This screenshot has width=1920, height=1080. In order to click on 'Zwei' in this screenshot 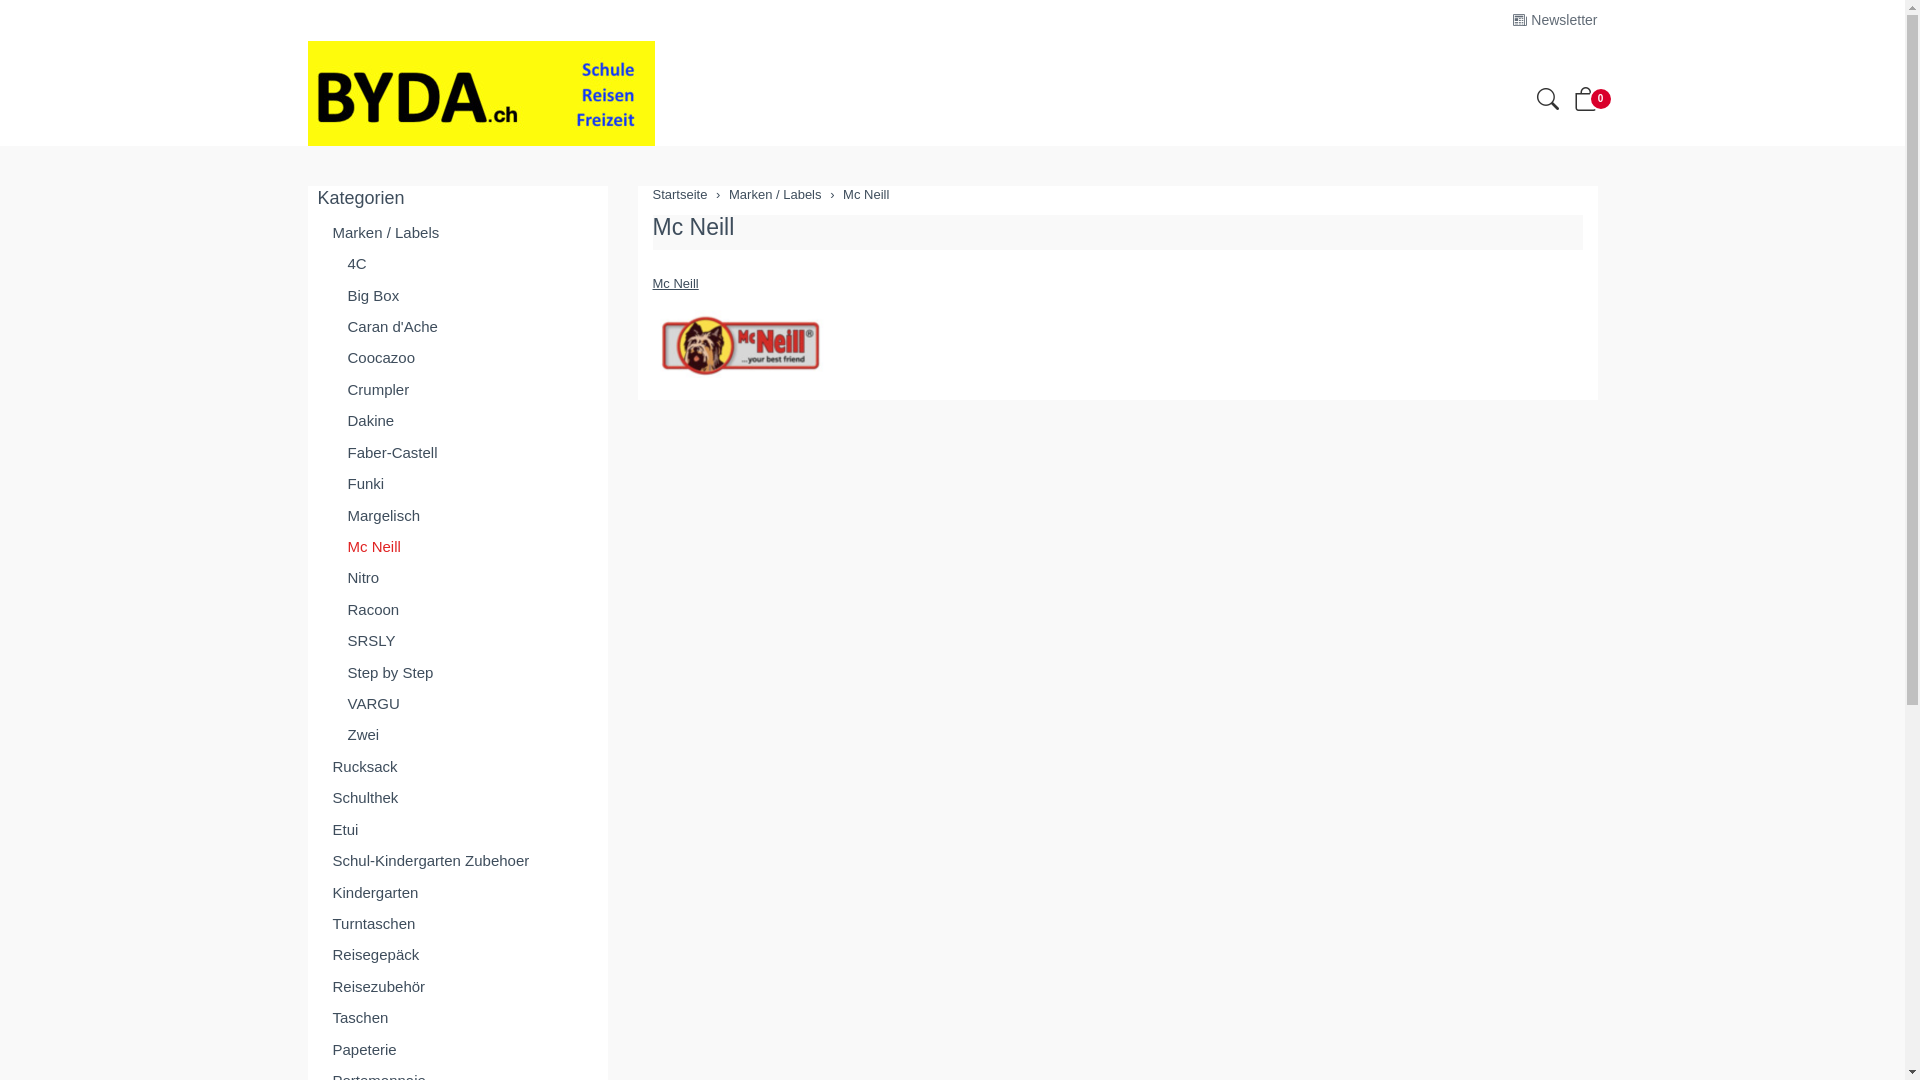, I will do `click(456, 734)`.